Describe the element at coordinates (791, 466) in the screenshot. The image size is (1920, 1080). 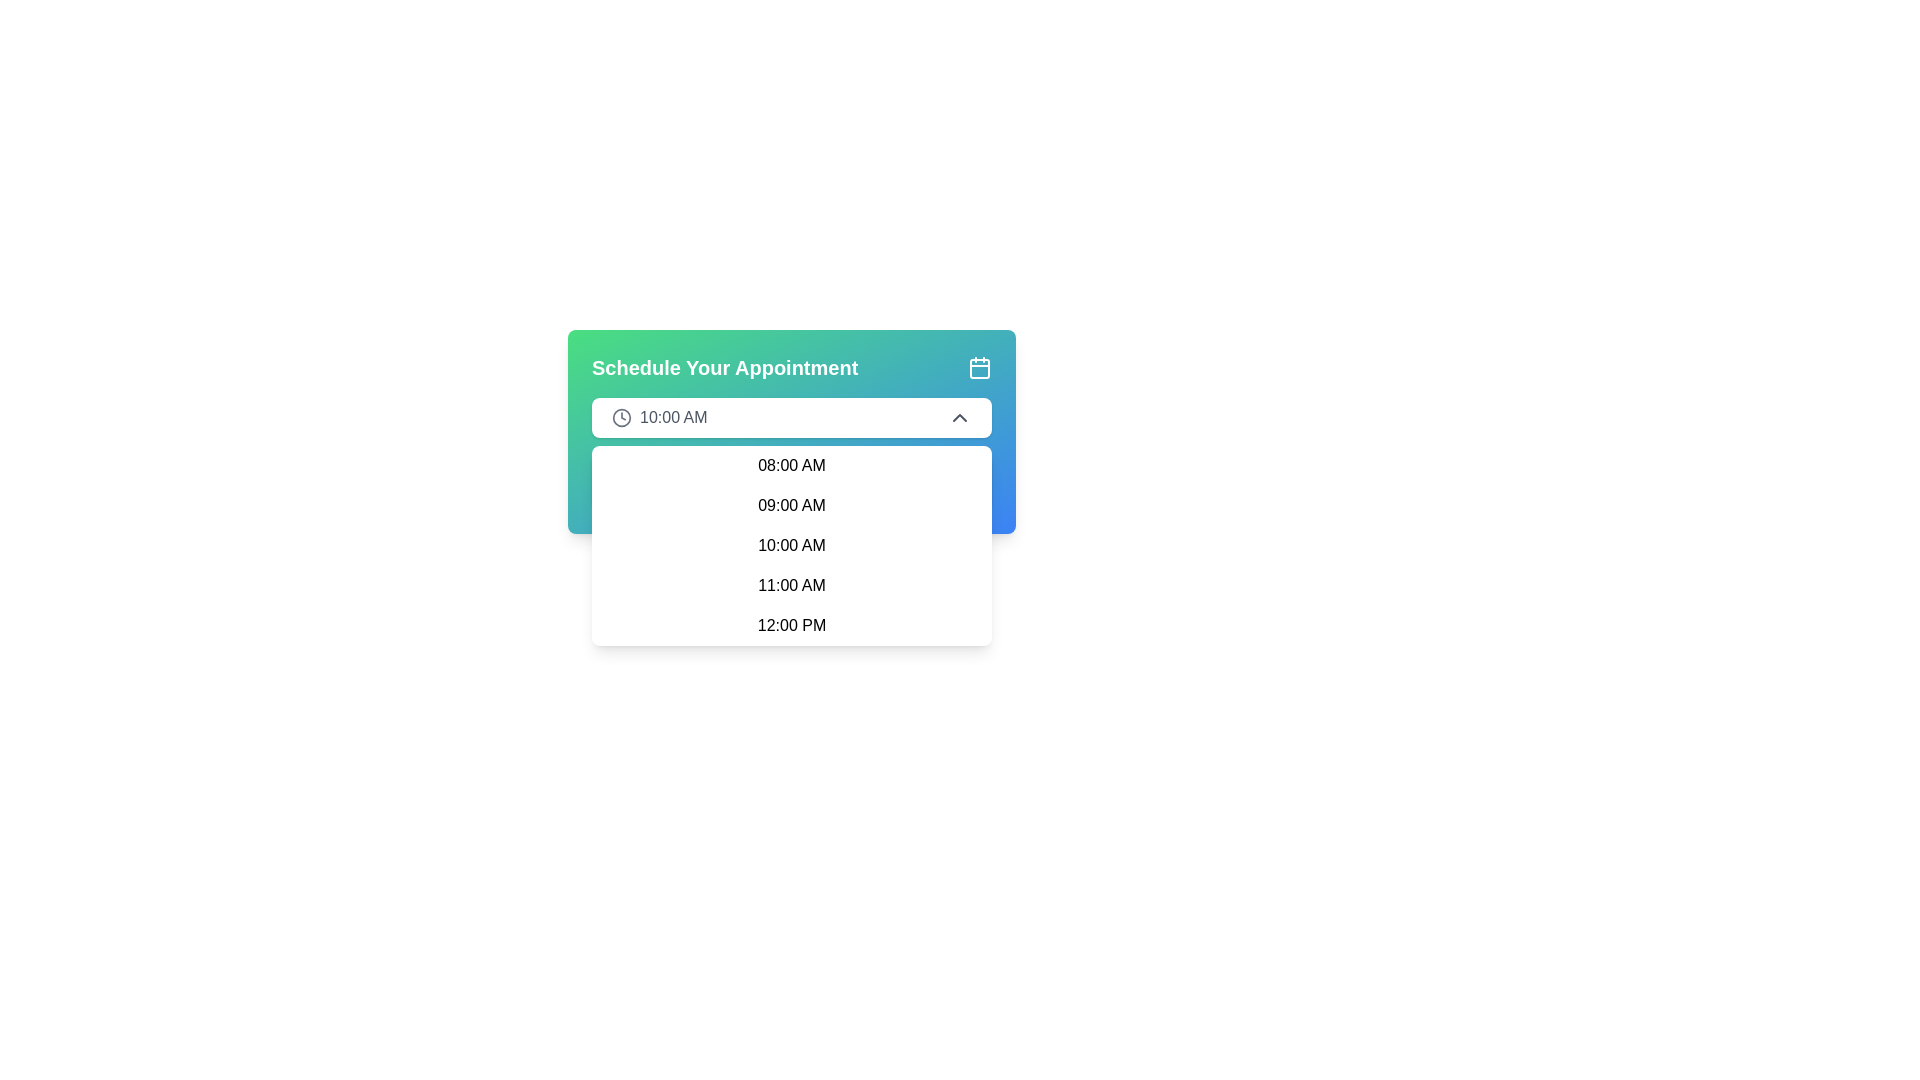
I see `the first list item option displaying '08:00 AM' in a dropdown menu to trigger hover effects` at that location.